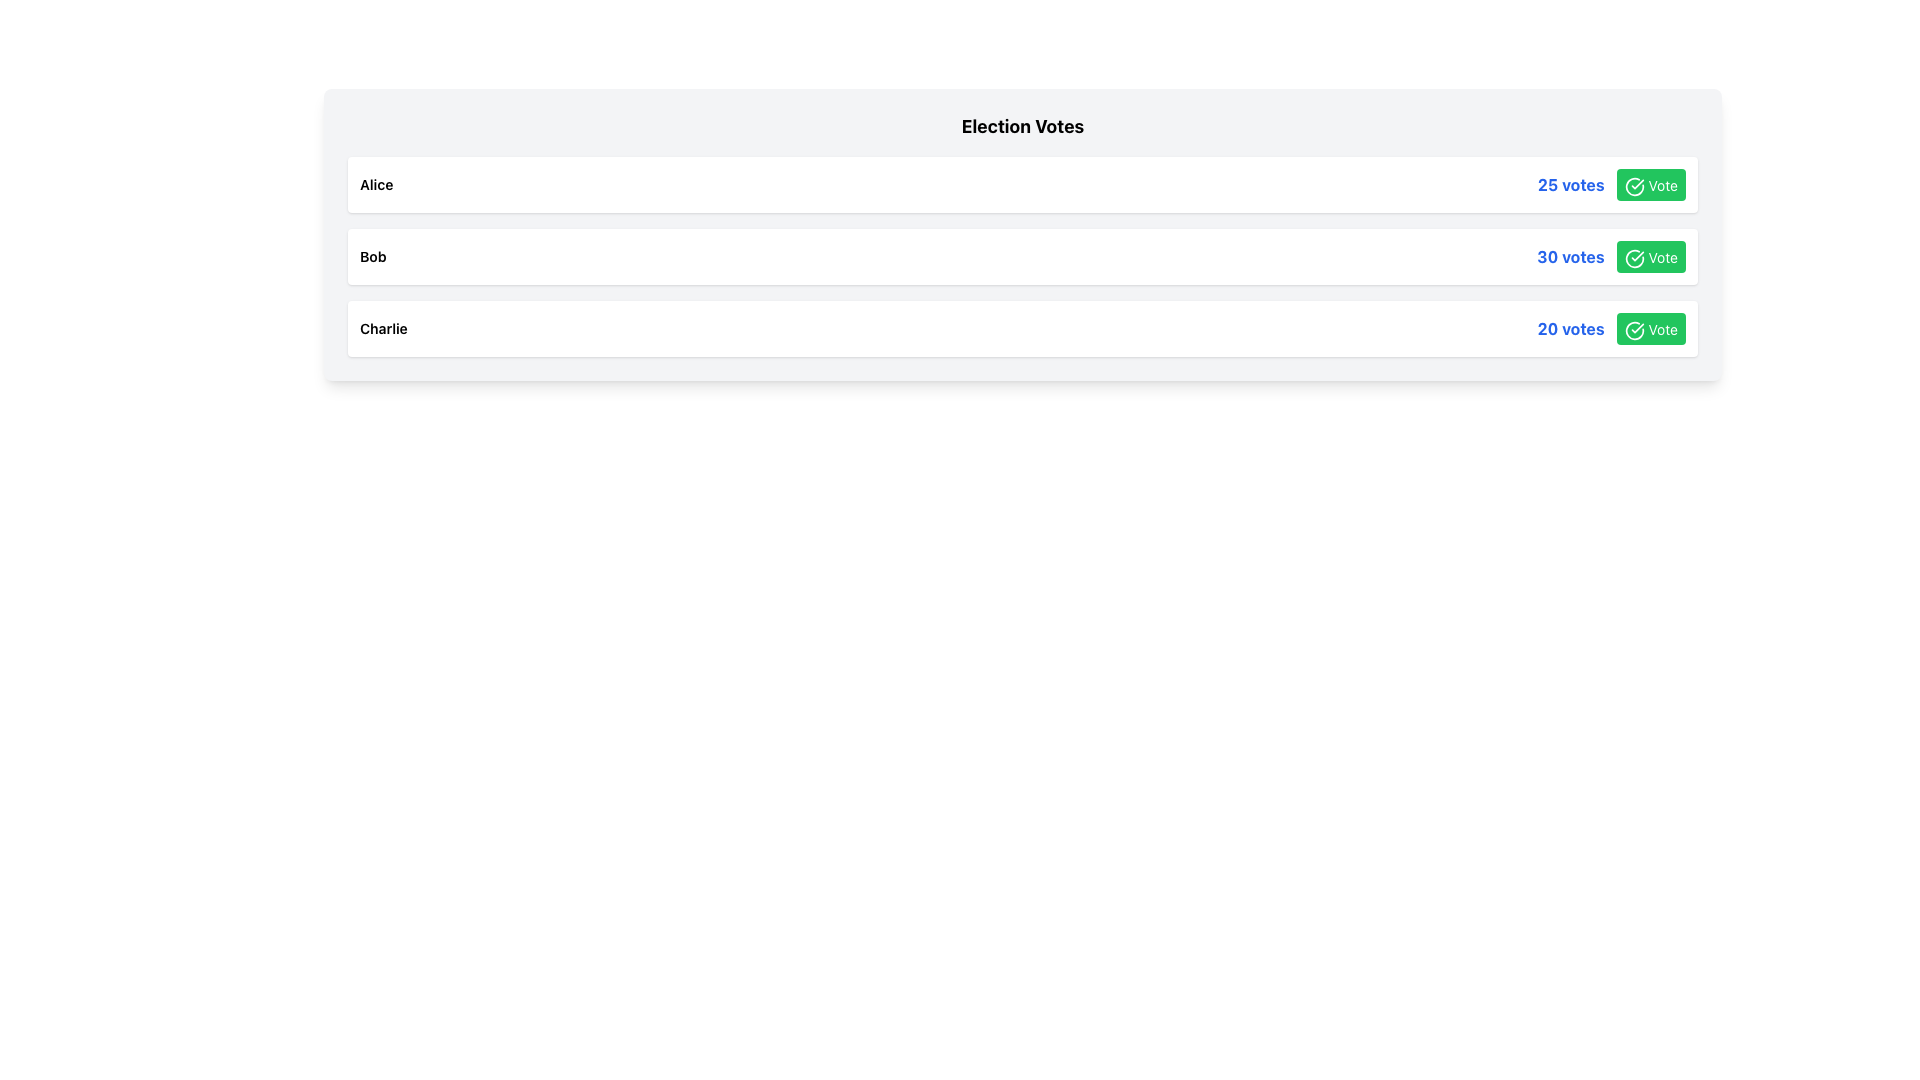 The height and width of the screenshot is (1080, 1920). Describe the element at coordinates (1634, 257) in the screenshot. I see `the green circular icon with a check mark, which is part of the 'Vote' button located in the last row of the election votes list` at that location.